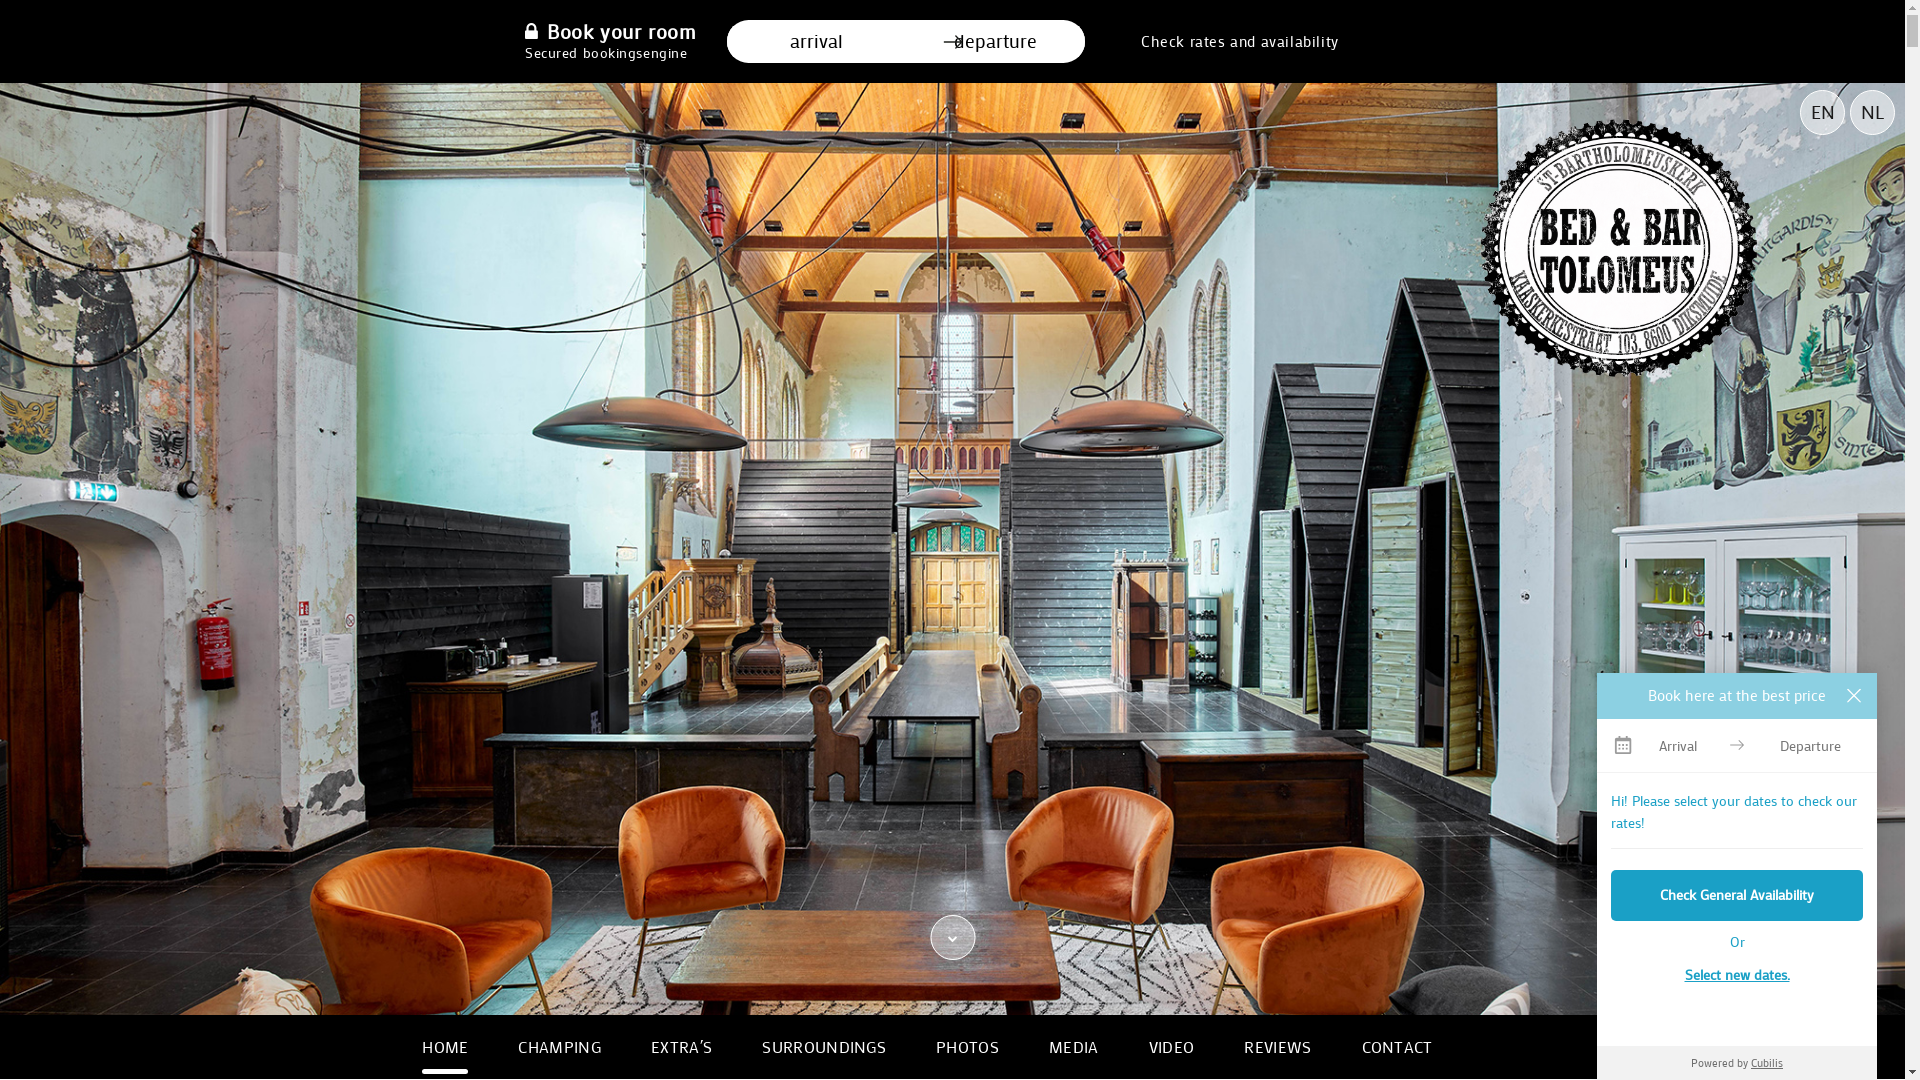 This screenshot has width=1920, height=1080. What do you see at coordinates (444, 1045) in the screenshot?
I see `'HOME'` at bounding box center [444, 1045].